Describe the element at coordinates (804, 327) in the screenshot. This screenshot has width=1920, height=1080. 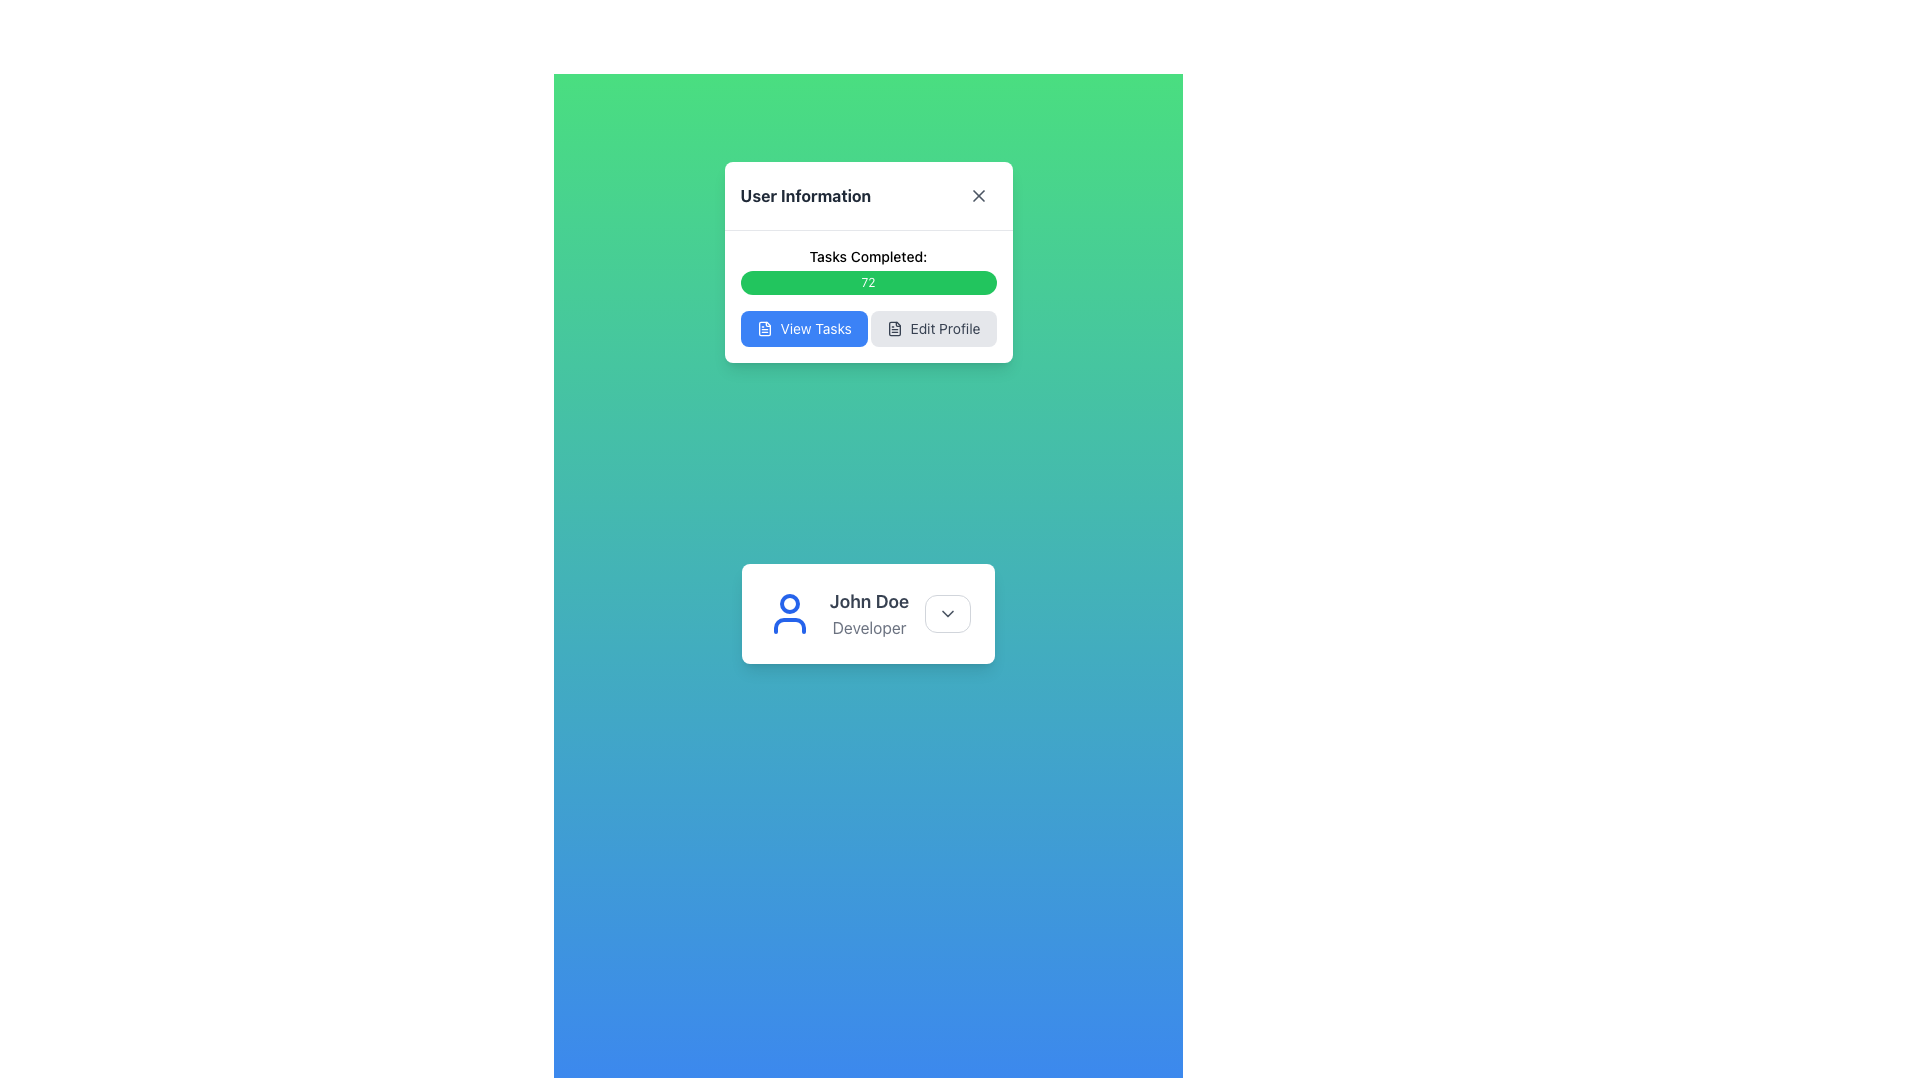
I see `the blue button labeled 'View Tasks' to activate the hover effect` at that location.